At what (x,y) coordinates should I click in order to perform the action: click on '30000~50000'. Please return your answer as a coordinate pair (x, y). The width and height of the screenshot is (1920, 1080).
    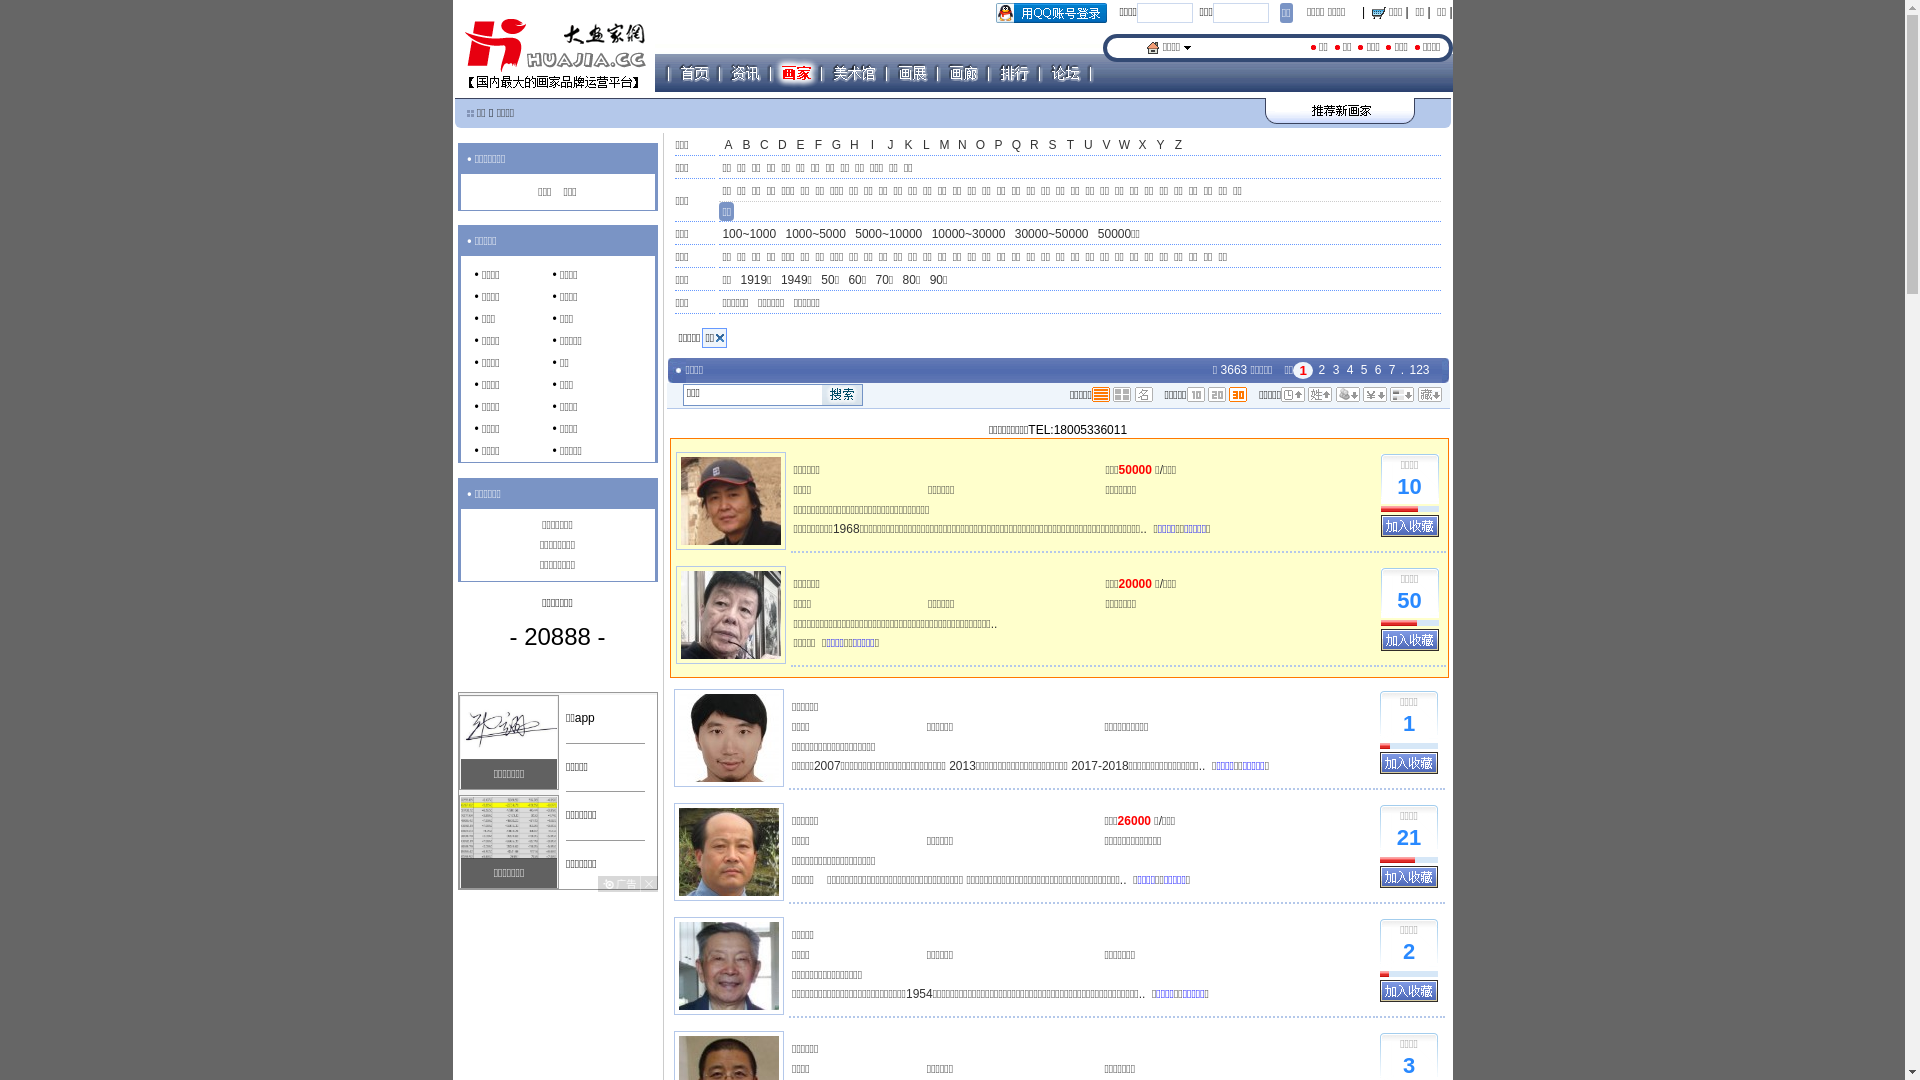
    Looking at the image, I should click on (1050, 234).